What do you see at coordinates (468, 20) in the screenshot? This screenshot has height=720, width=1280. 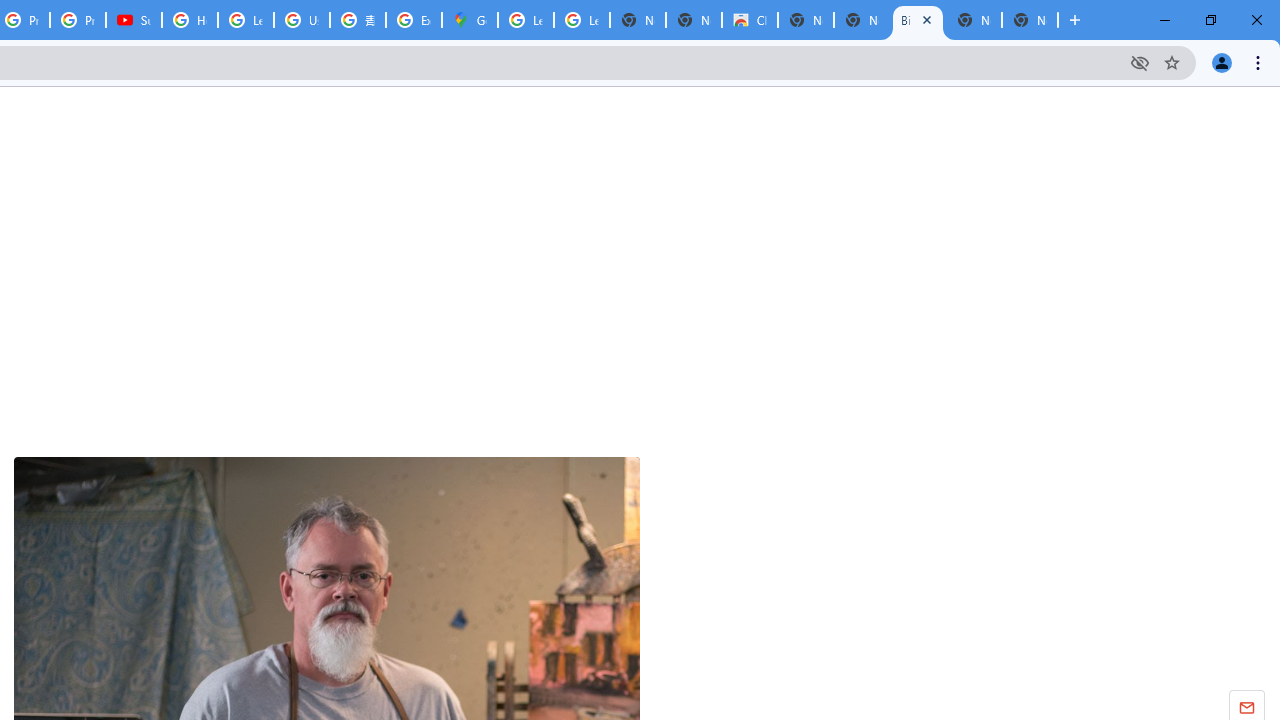 I see `'Google Maps'` at bounding box center [468, 20].